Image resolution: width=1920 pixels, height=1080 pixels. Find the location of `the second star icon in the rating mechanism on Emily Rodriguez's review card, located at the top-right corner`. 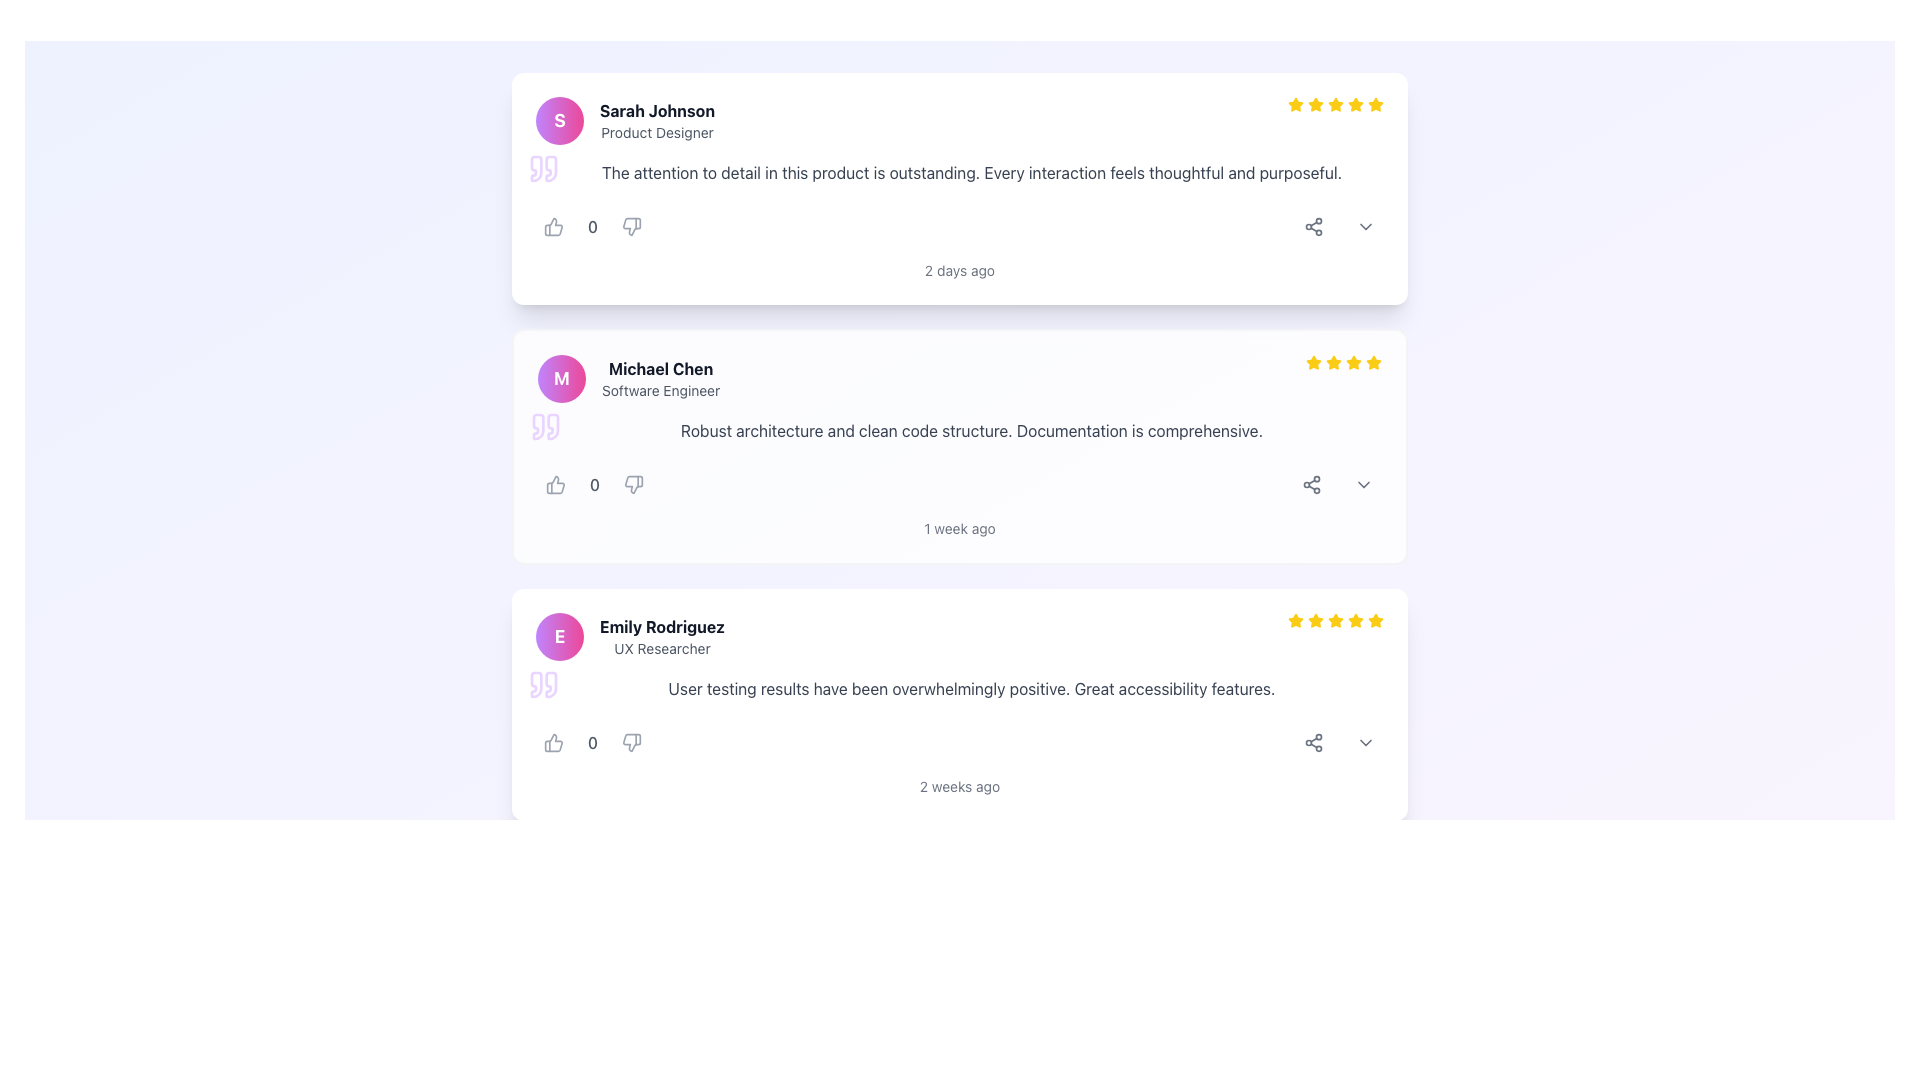

the second star icon in the rating mechanism on Emily Rodriguez's review card, located at the top-right corner is located at coordinates (1315, 619).